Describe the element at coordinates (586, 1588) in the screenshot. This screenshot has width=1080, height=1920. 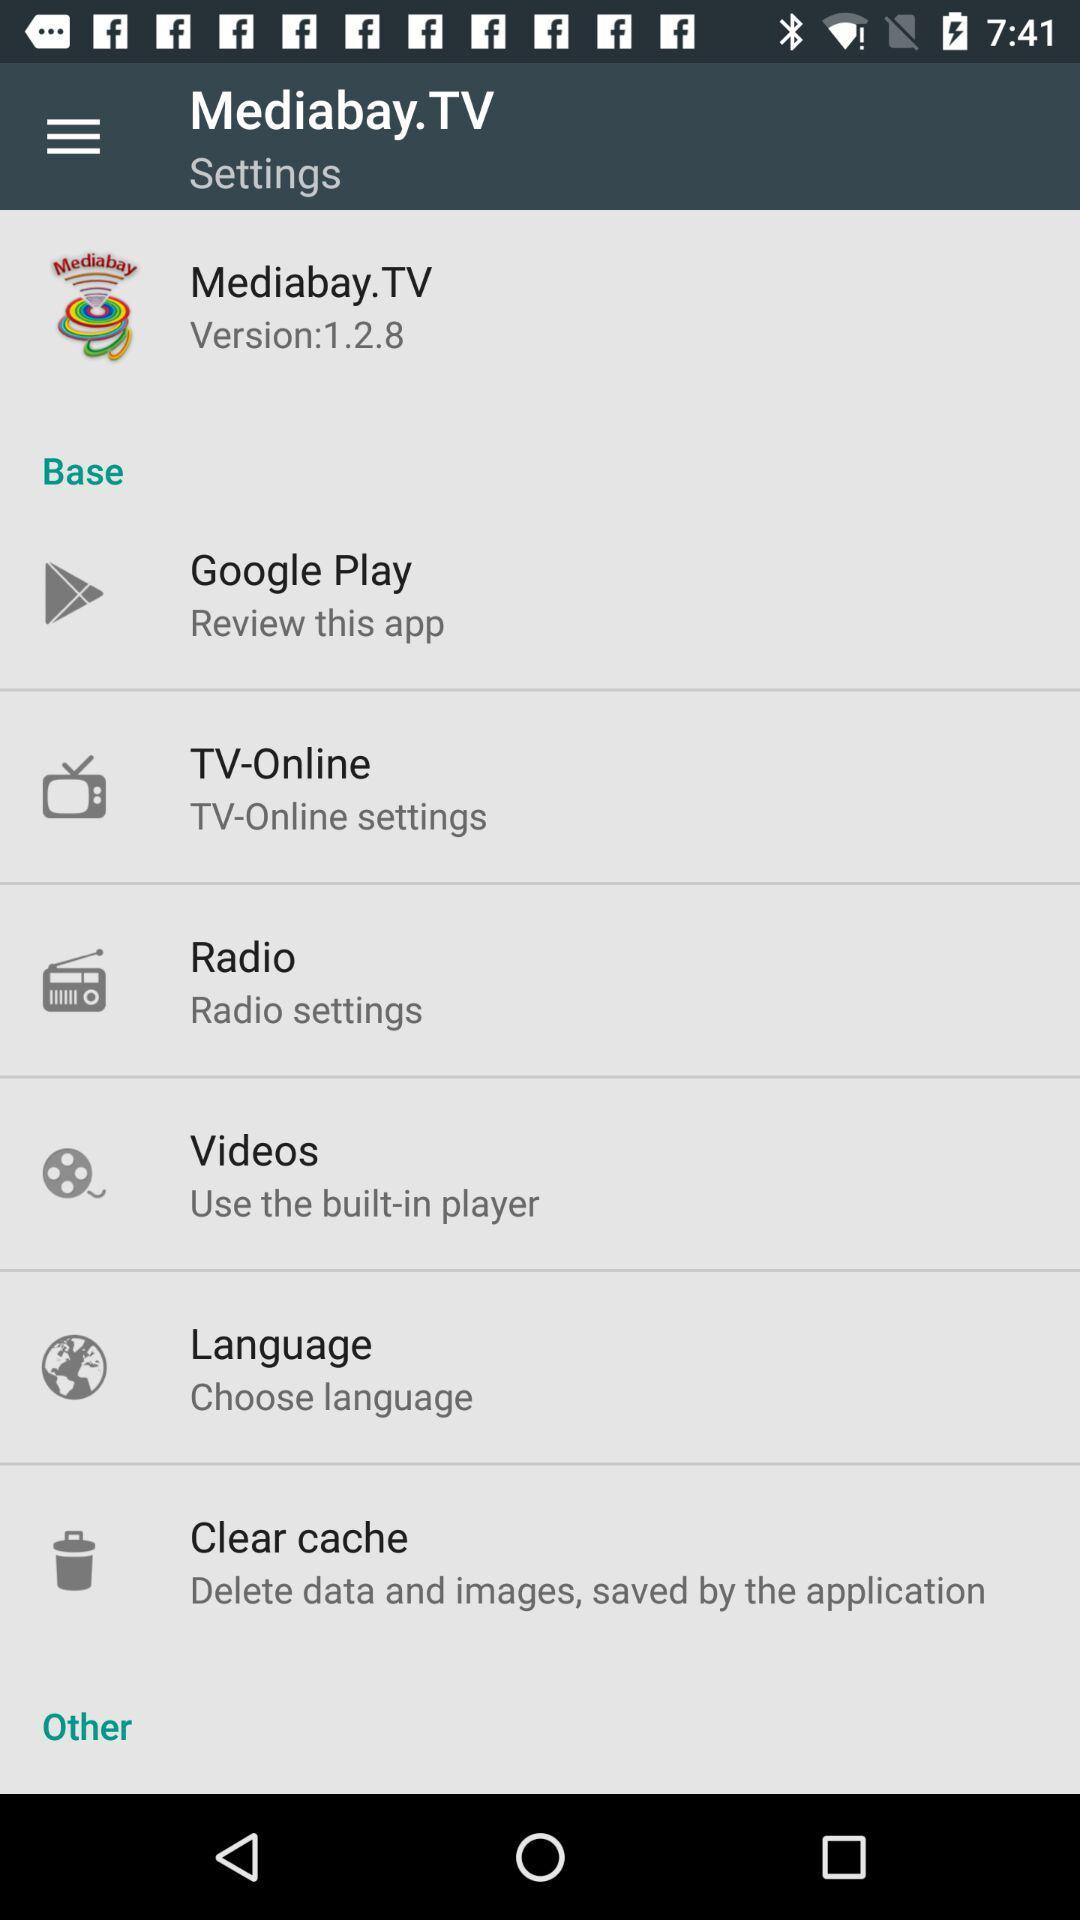
I see `delete data and` at that location.